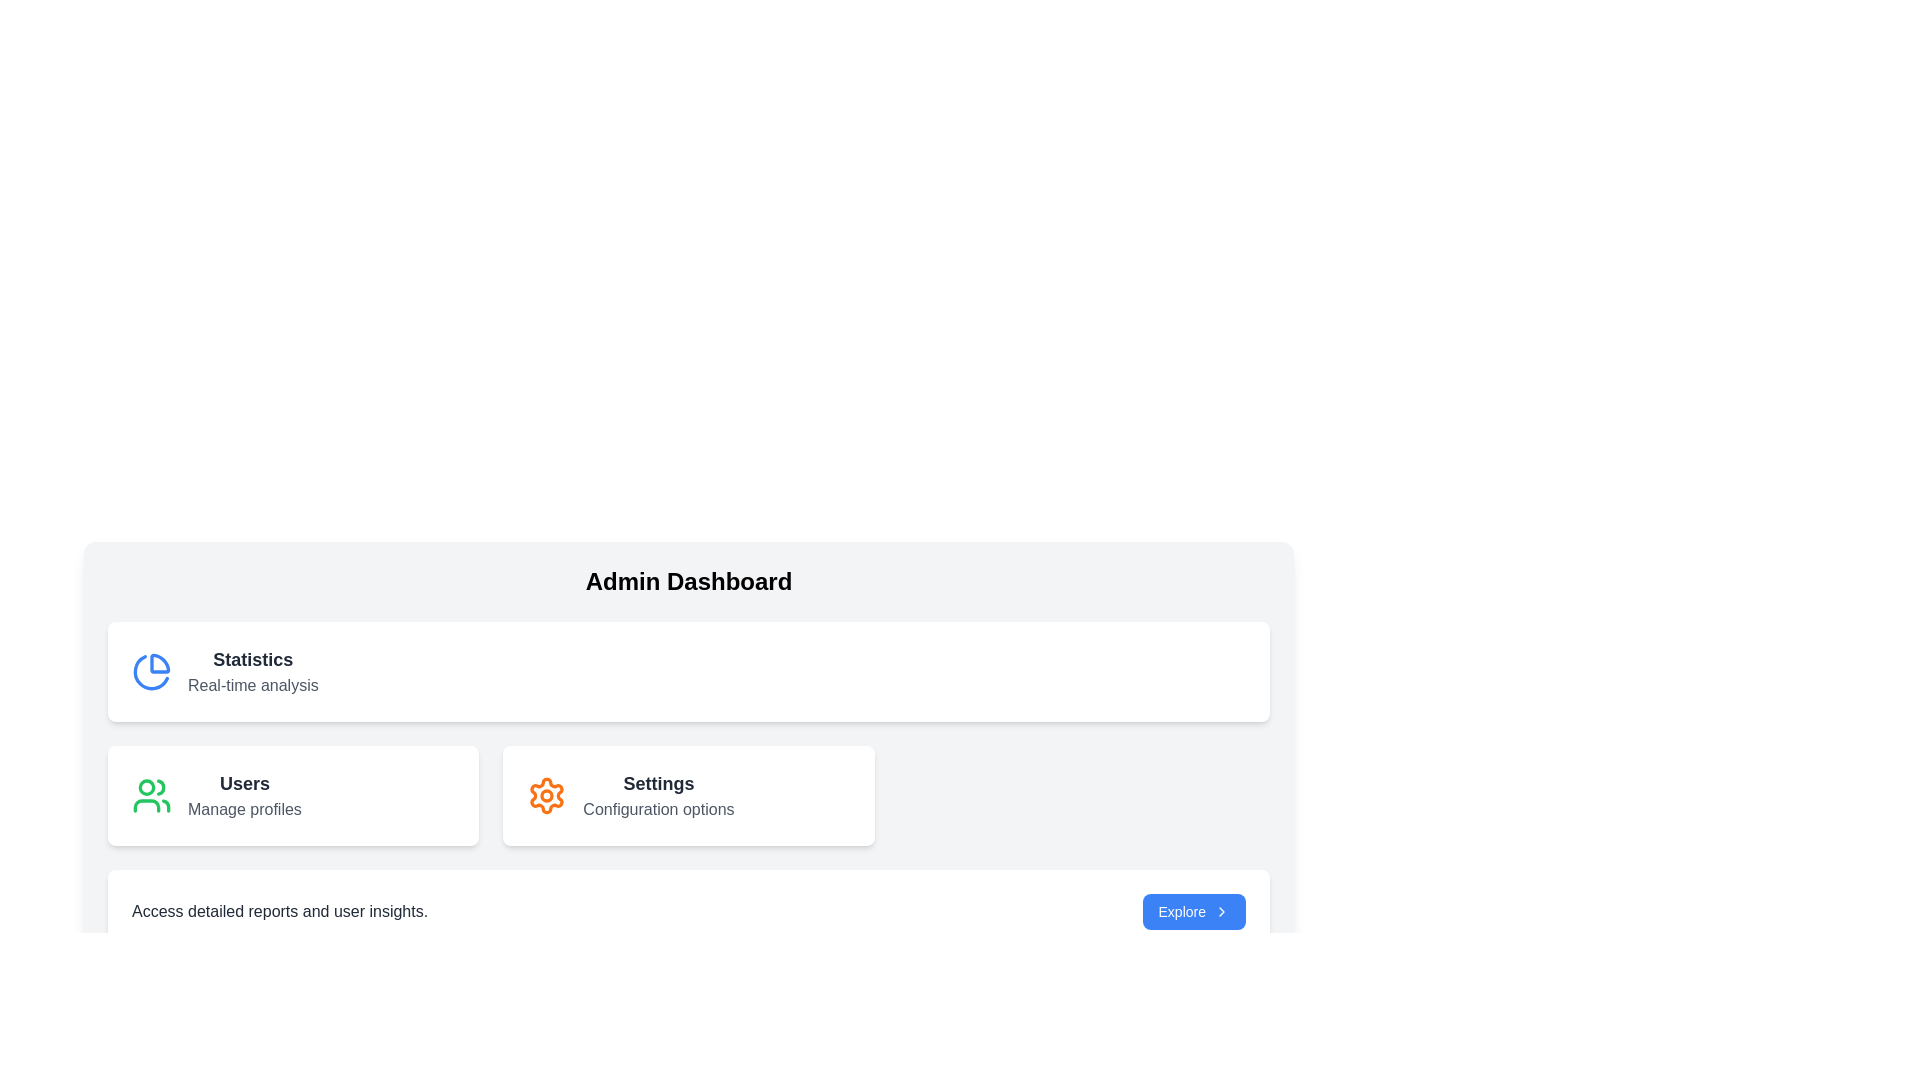  Describe the element at coordinates (243, 794) in the screenshot. I see `text element that identifies a navigation or action card related to managing user profiles, positioned centrally within a white card under an icon of stylized green users` at that location.